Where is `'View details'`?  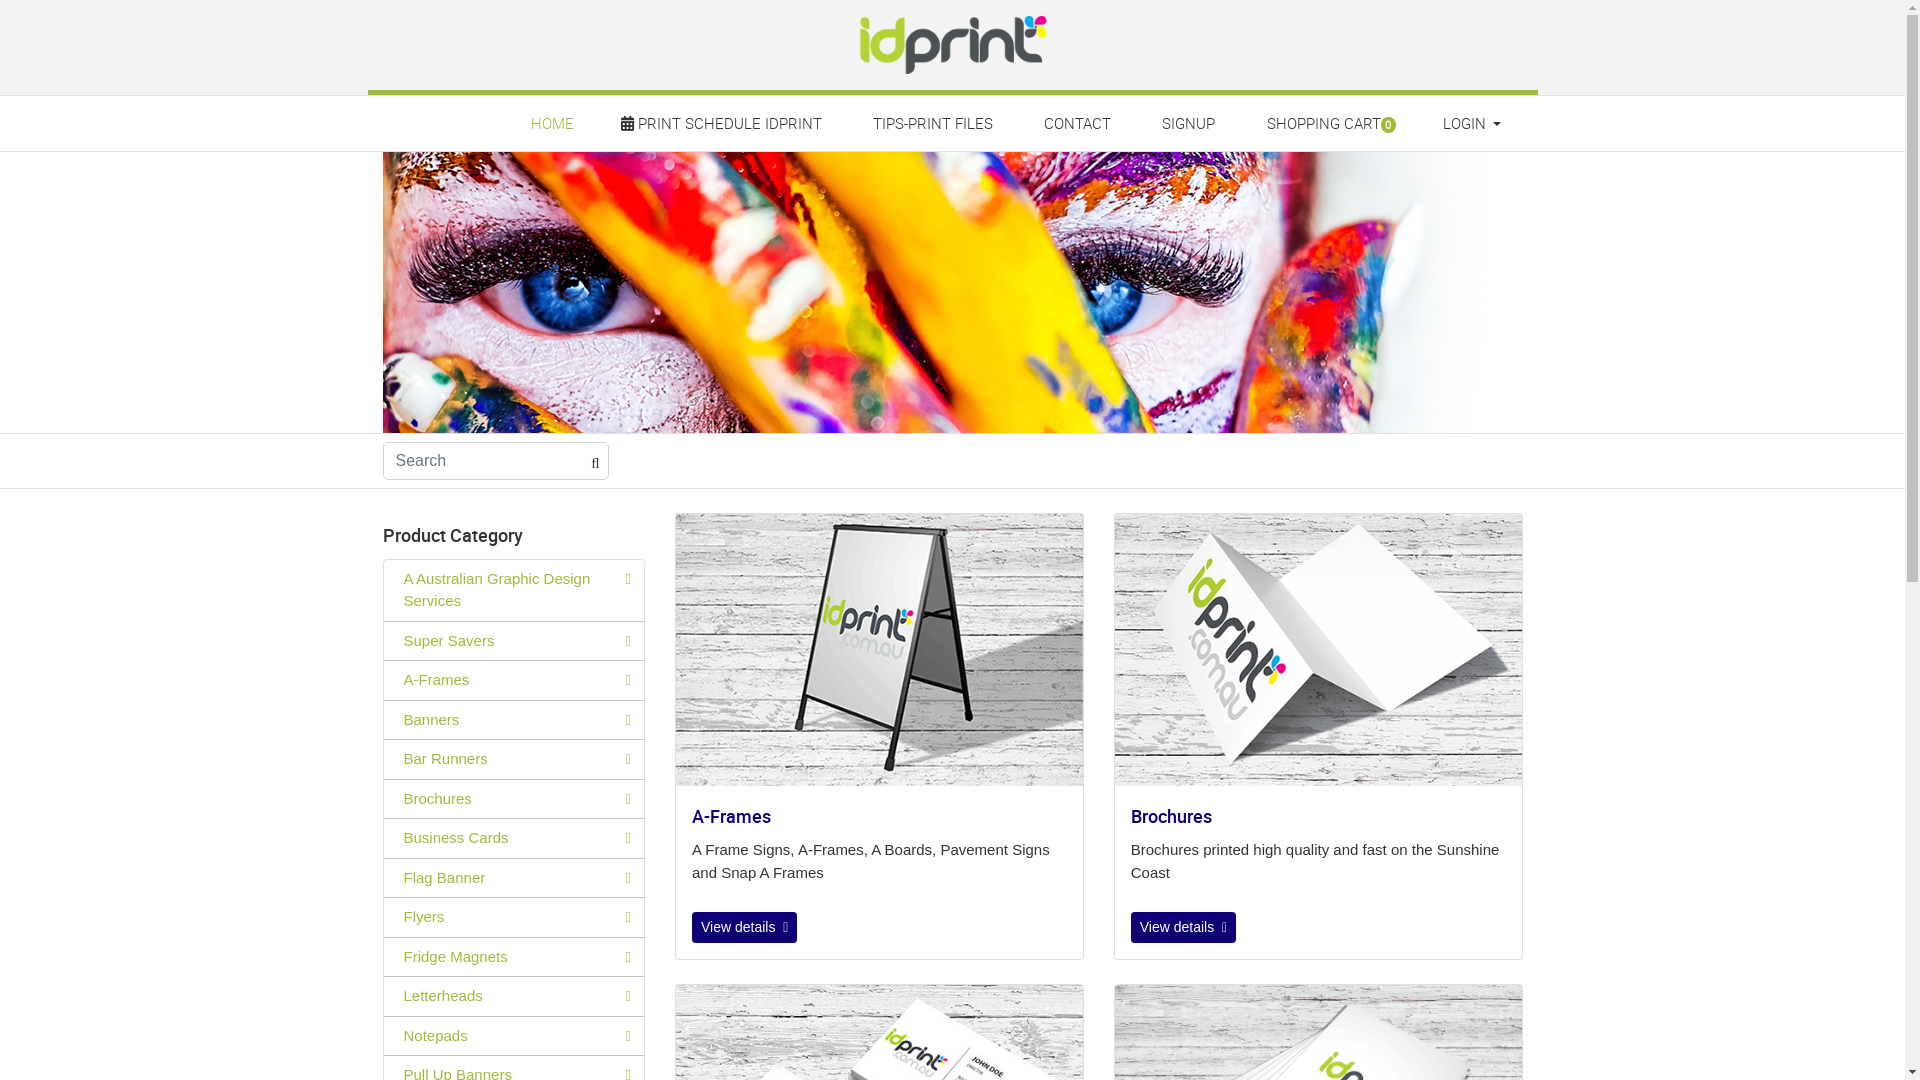 'View details' is located at coordinates (1183, 927).